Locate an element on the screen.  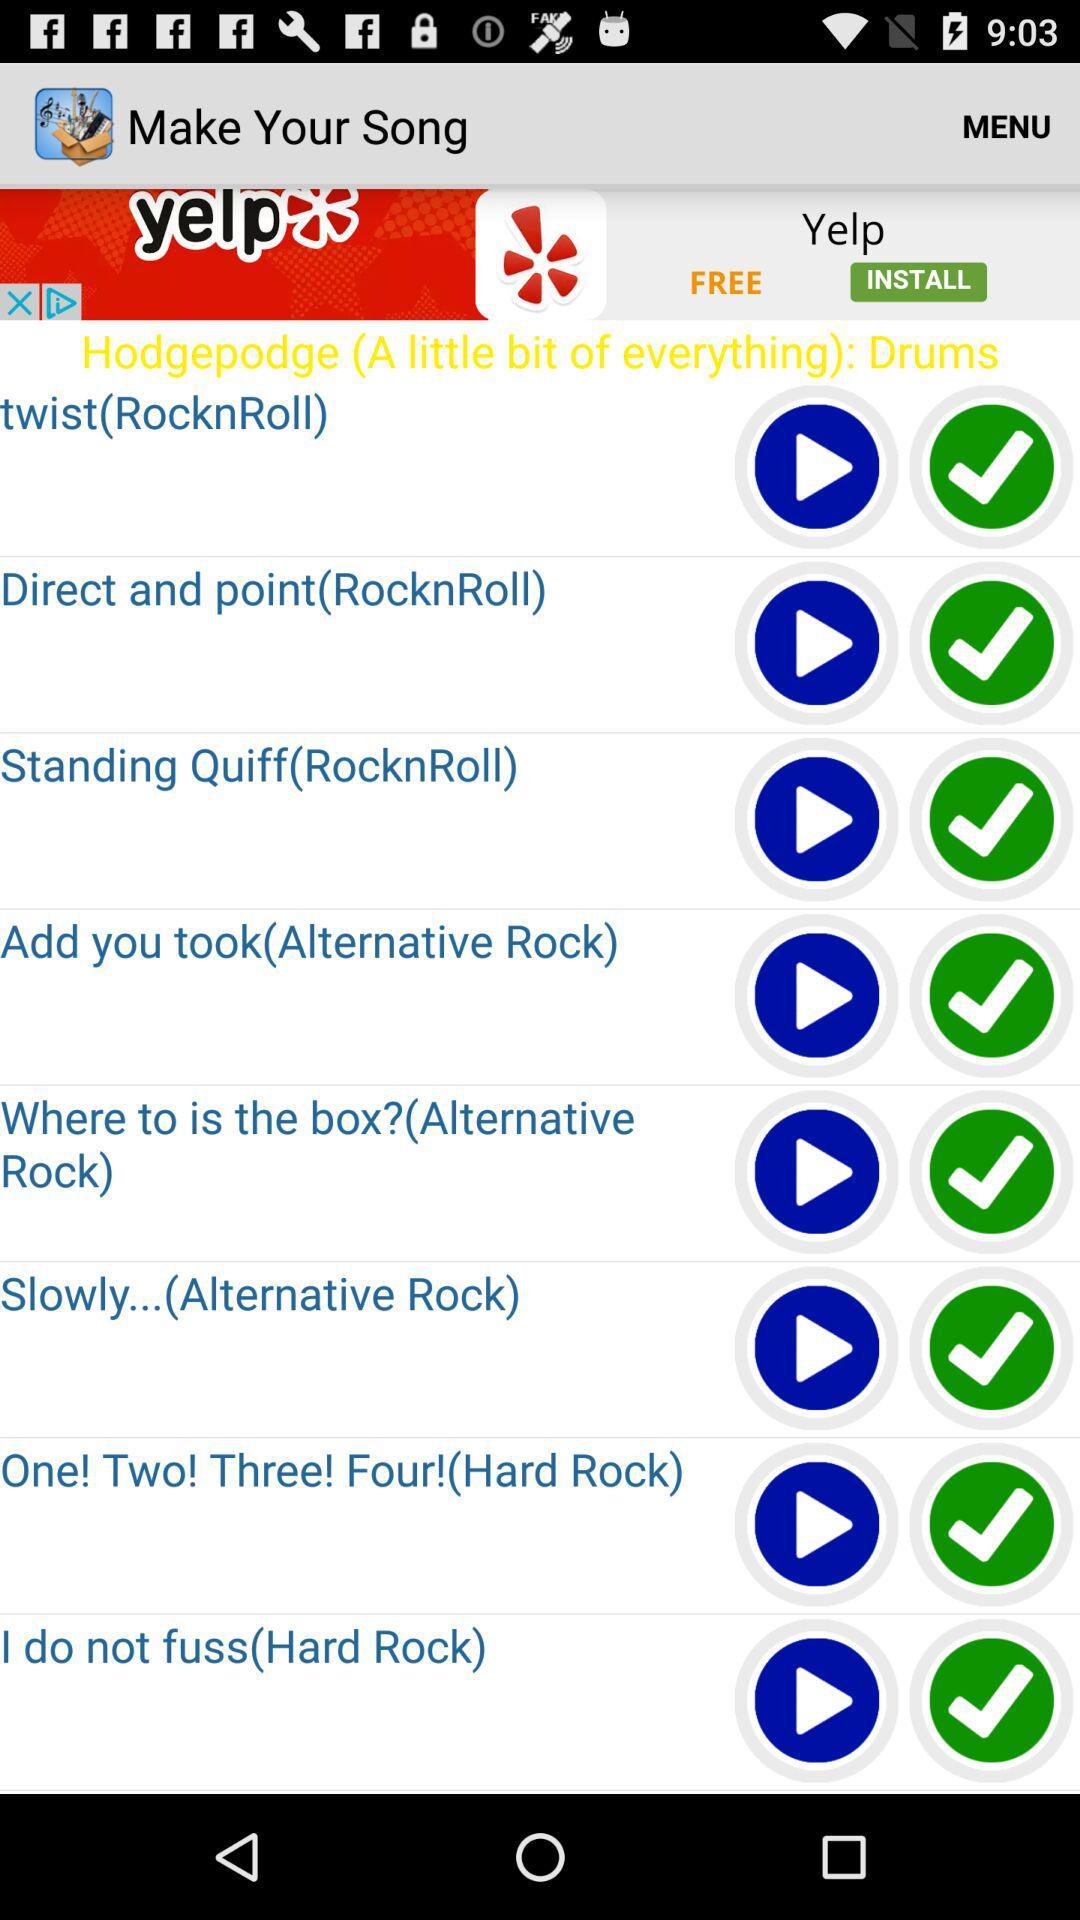
install song is located at coordinates (992, 1349).